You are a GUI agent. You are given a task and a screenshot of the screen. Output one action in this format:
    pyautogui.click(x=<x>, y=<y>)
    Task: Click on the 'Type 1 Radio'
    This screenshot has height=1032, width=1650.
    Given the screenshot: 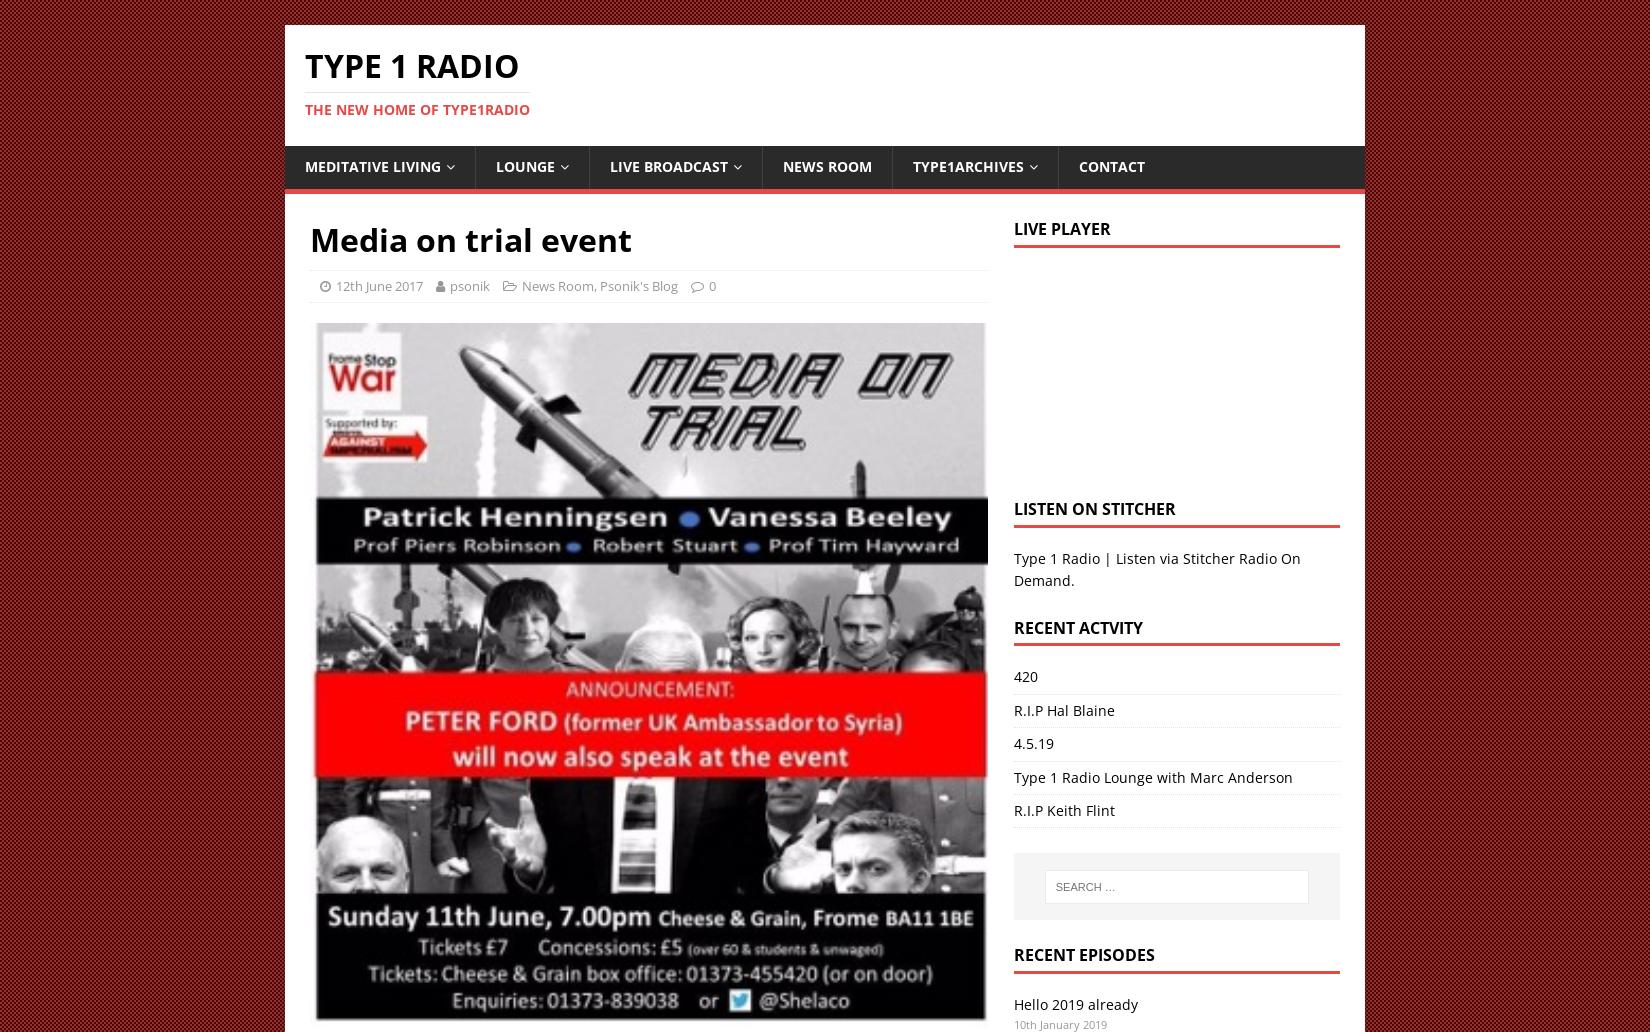 What is the action you would take?
    pyautogui.click(x=304, y=65)
    